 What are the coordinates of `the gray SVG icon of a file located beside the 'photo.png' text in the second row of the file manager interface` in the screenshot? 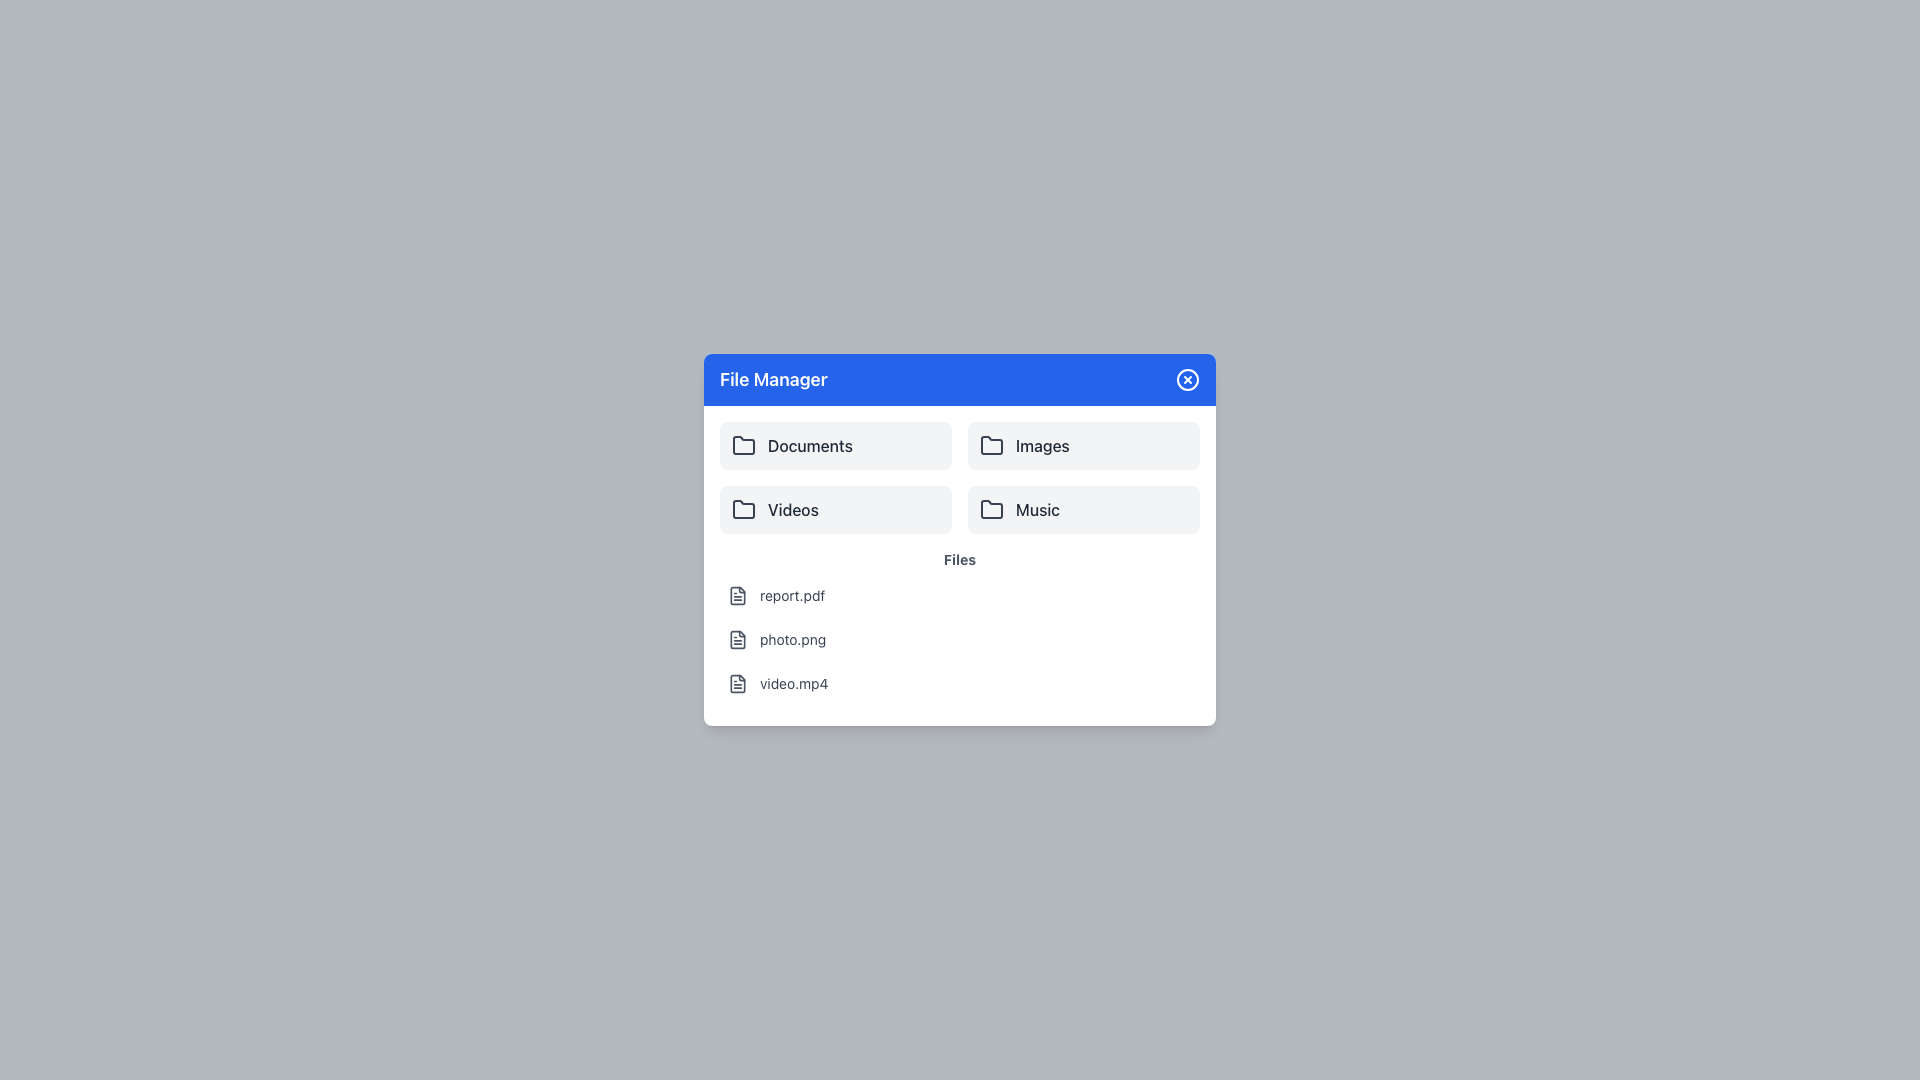 It's located at (737, 640).